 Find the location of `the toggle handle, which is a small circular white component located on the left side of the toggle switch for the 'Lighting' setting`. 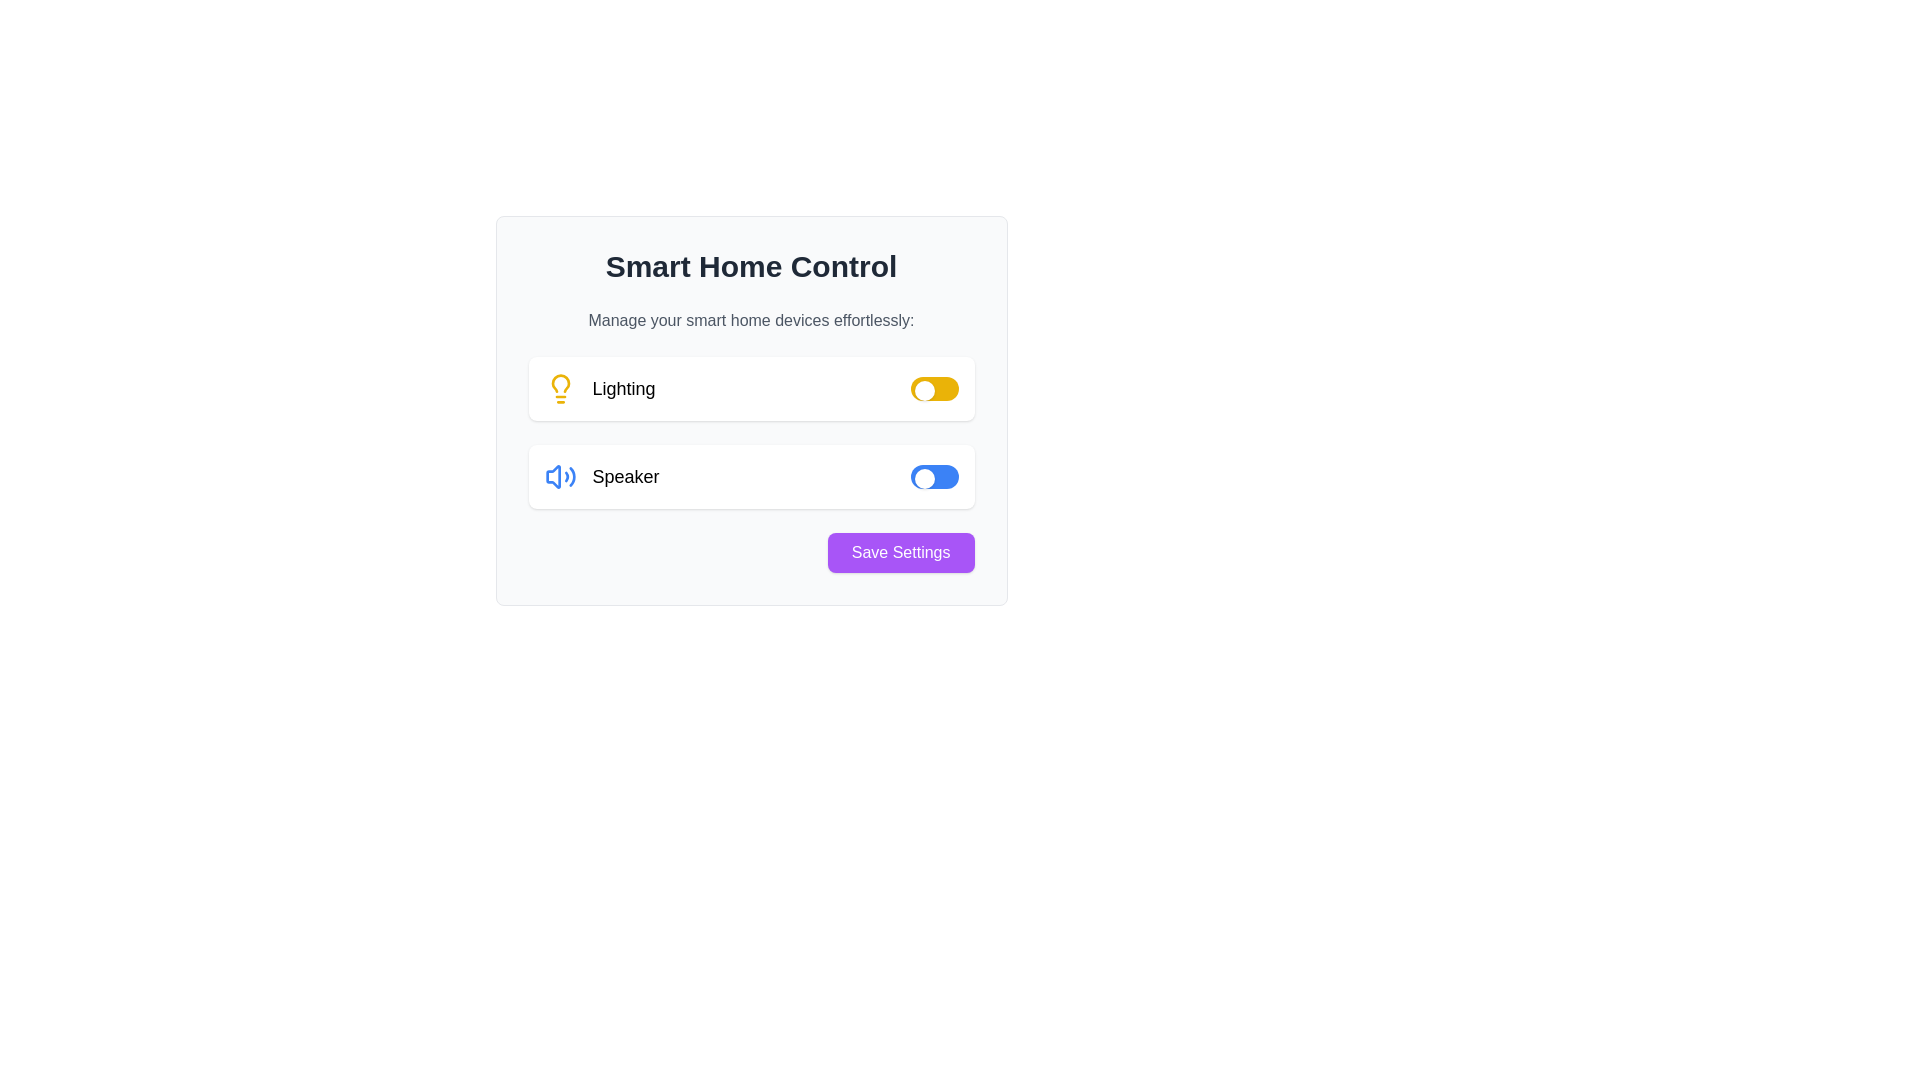

the toggle handle, which is a small circular white component located on the left side of the toggle switch for the 'Lighting' setting is located at coordinates (923, 390).